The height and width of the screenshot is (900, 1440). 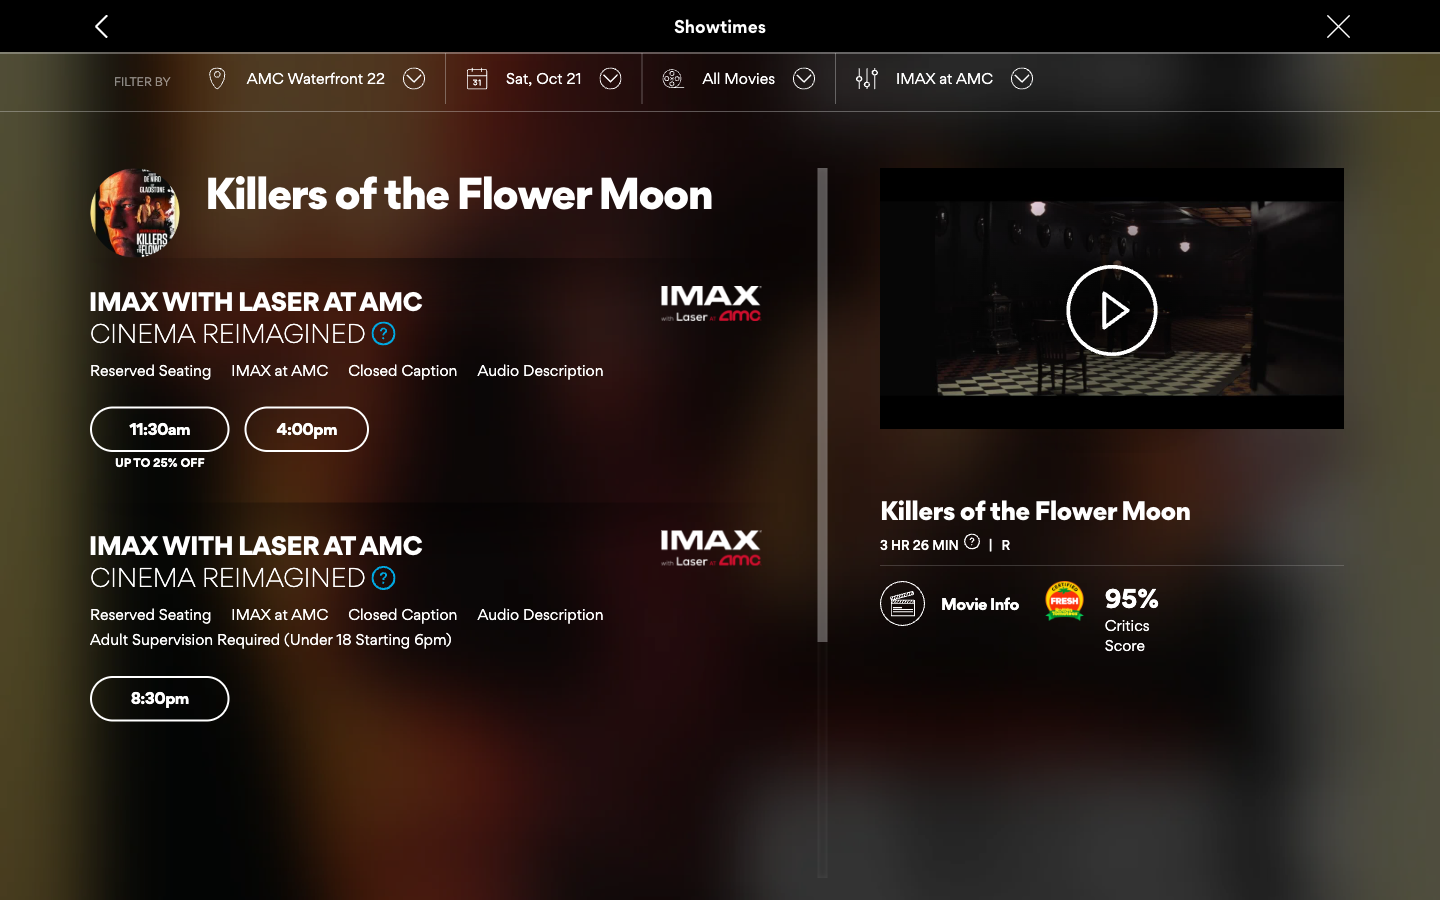 I want to click on Explore the details of the movie and then backtrack, so click(x=949, y=597).